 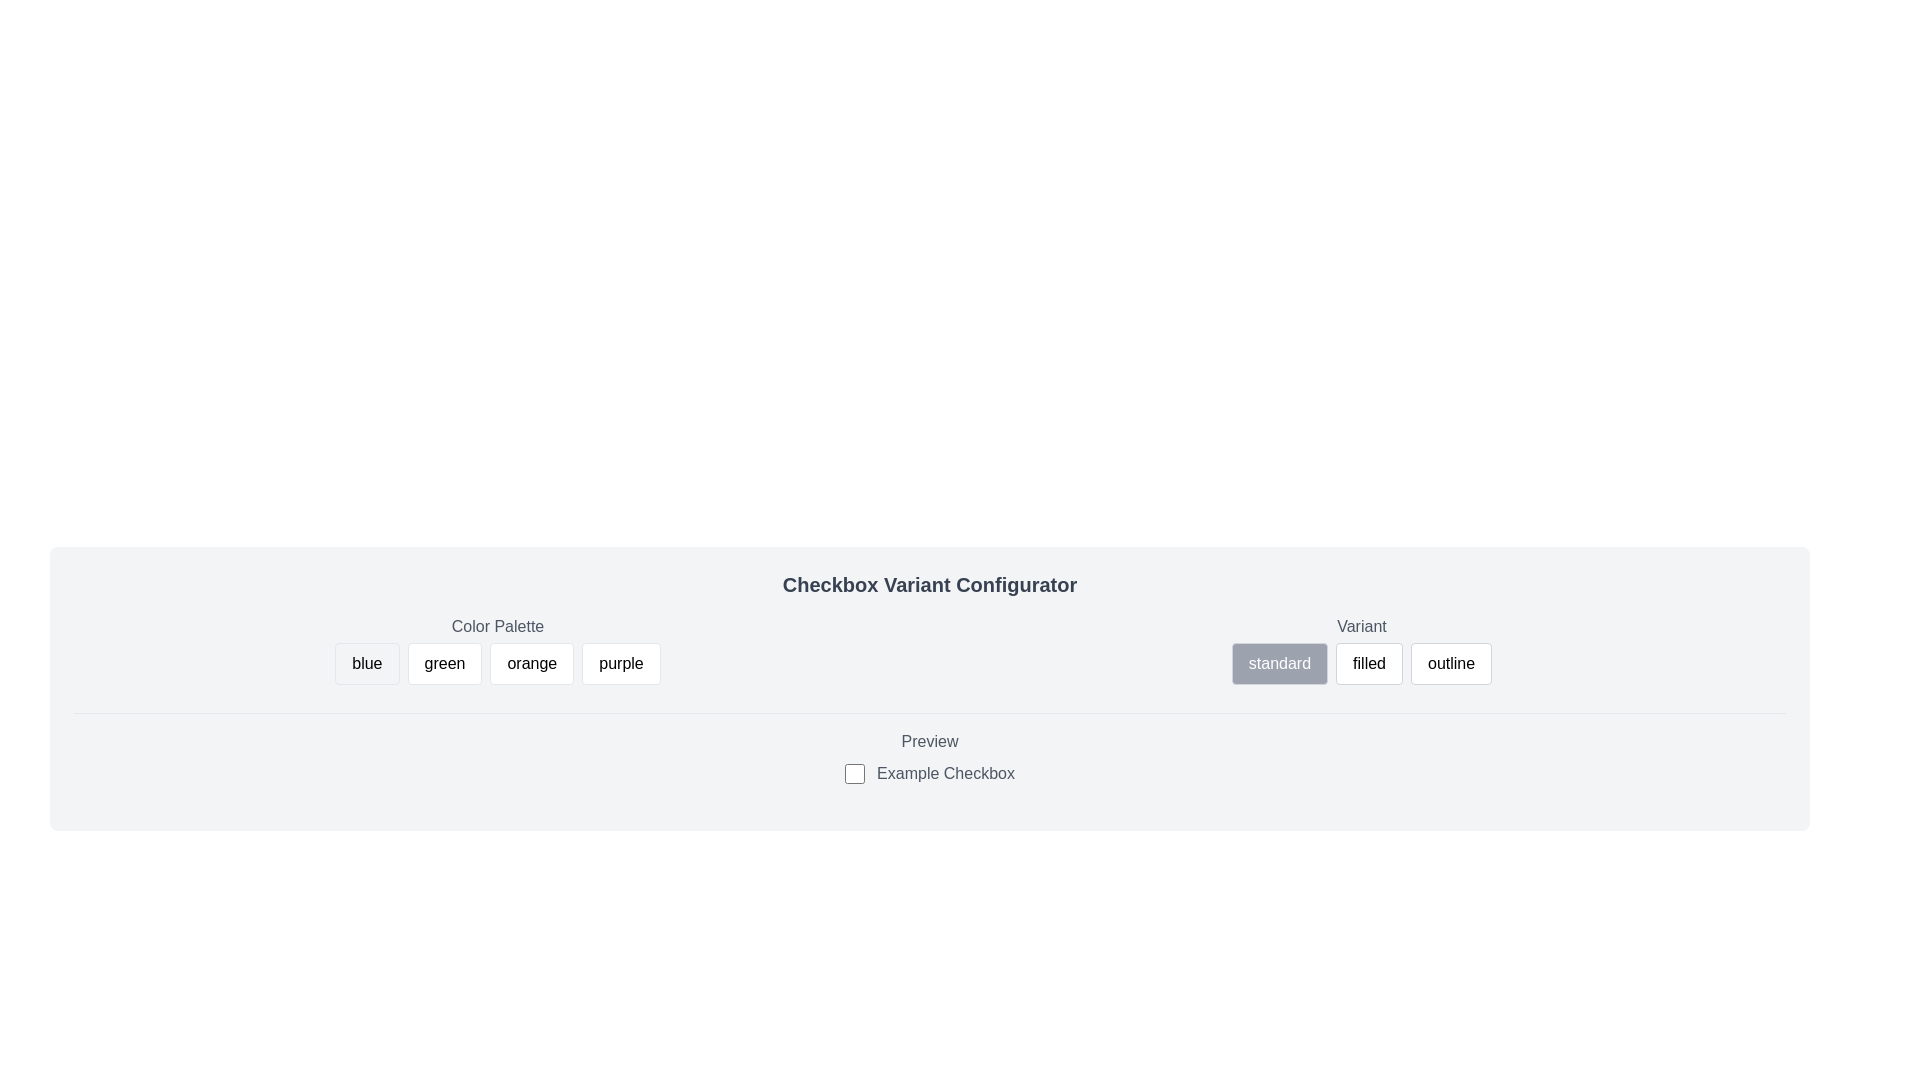 What do you see at coordinates (855, 773) in the screenshot?
I see `the blue-accented checkbox to check or uncheck it, located to the left of the 'Example Checkbox' label in the 'Preview' section` at bounding box center [855, 773].